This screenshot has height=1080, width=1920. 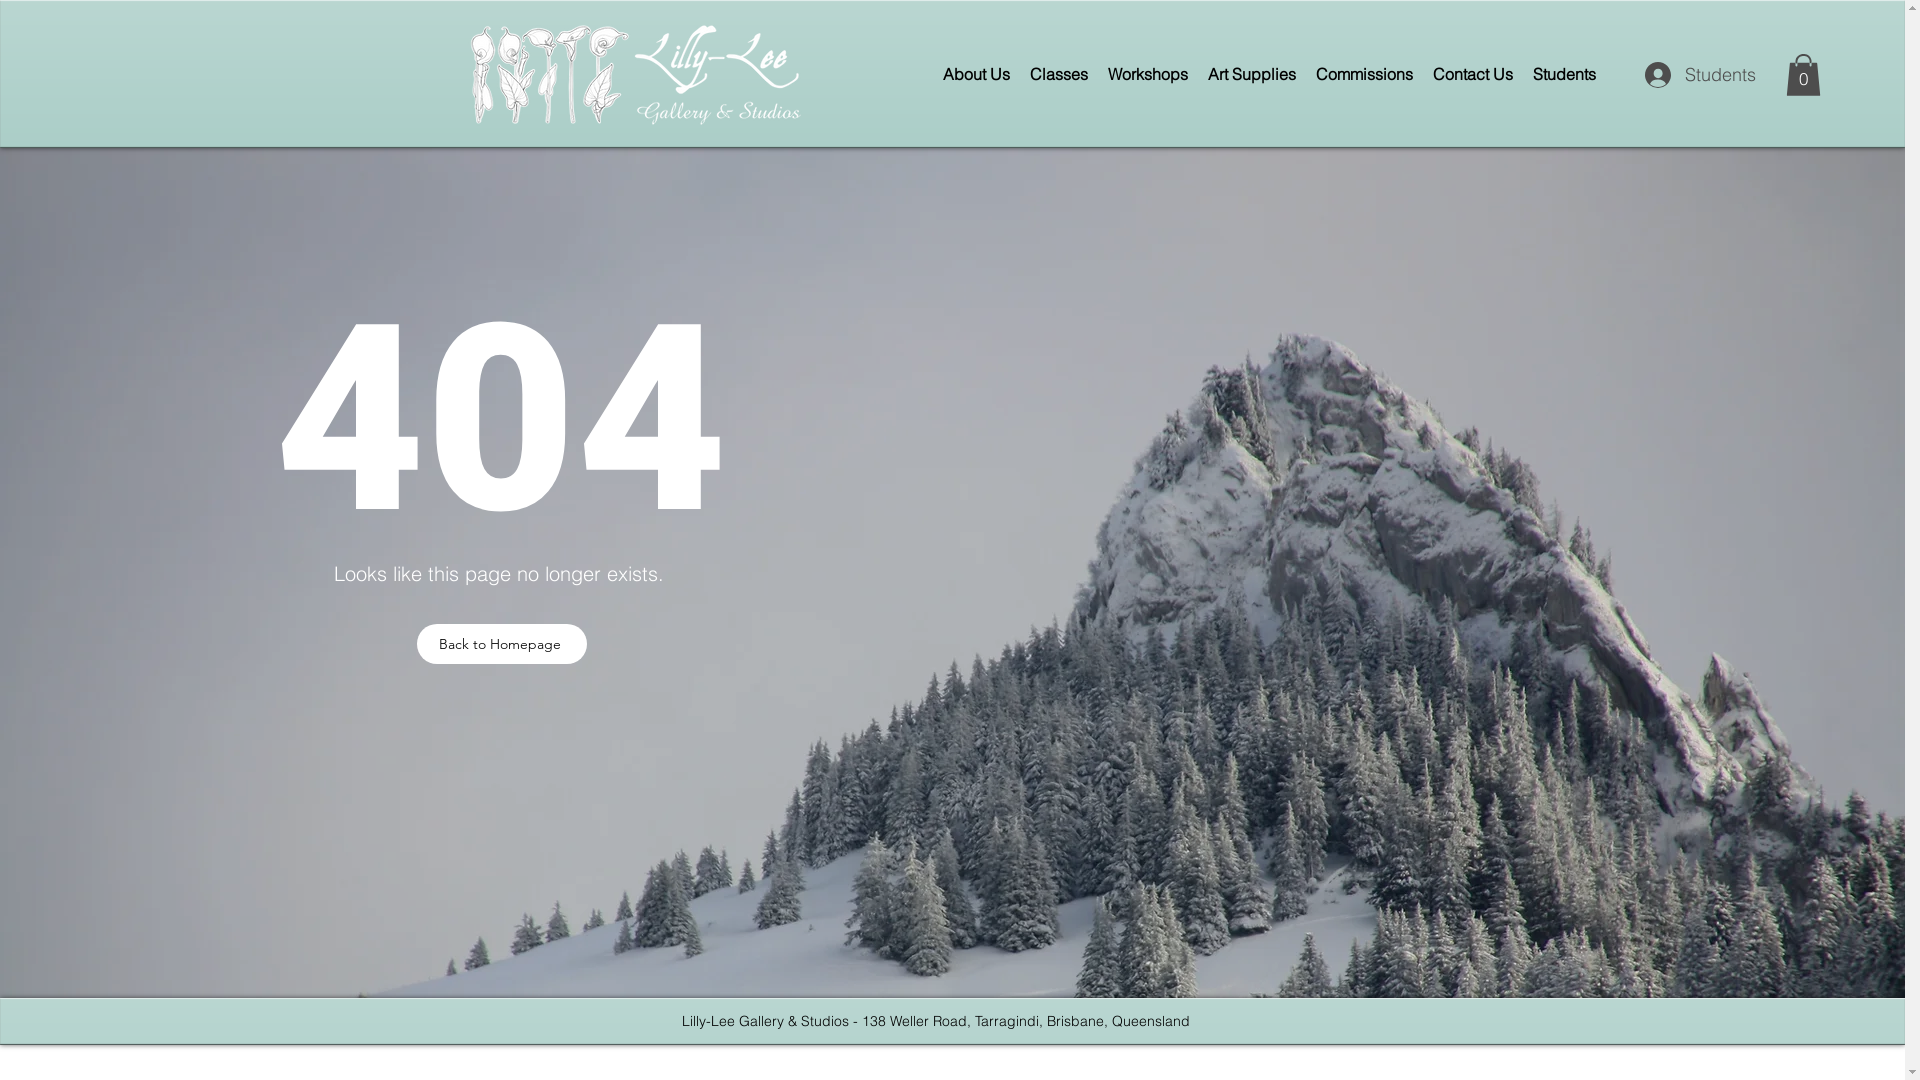 What do you see at coordinates (976, 73) in the screenshot?
I see `'About Us'` at bounding box center [976, 73].